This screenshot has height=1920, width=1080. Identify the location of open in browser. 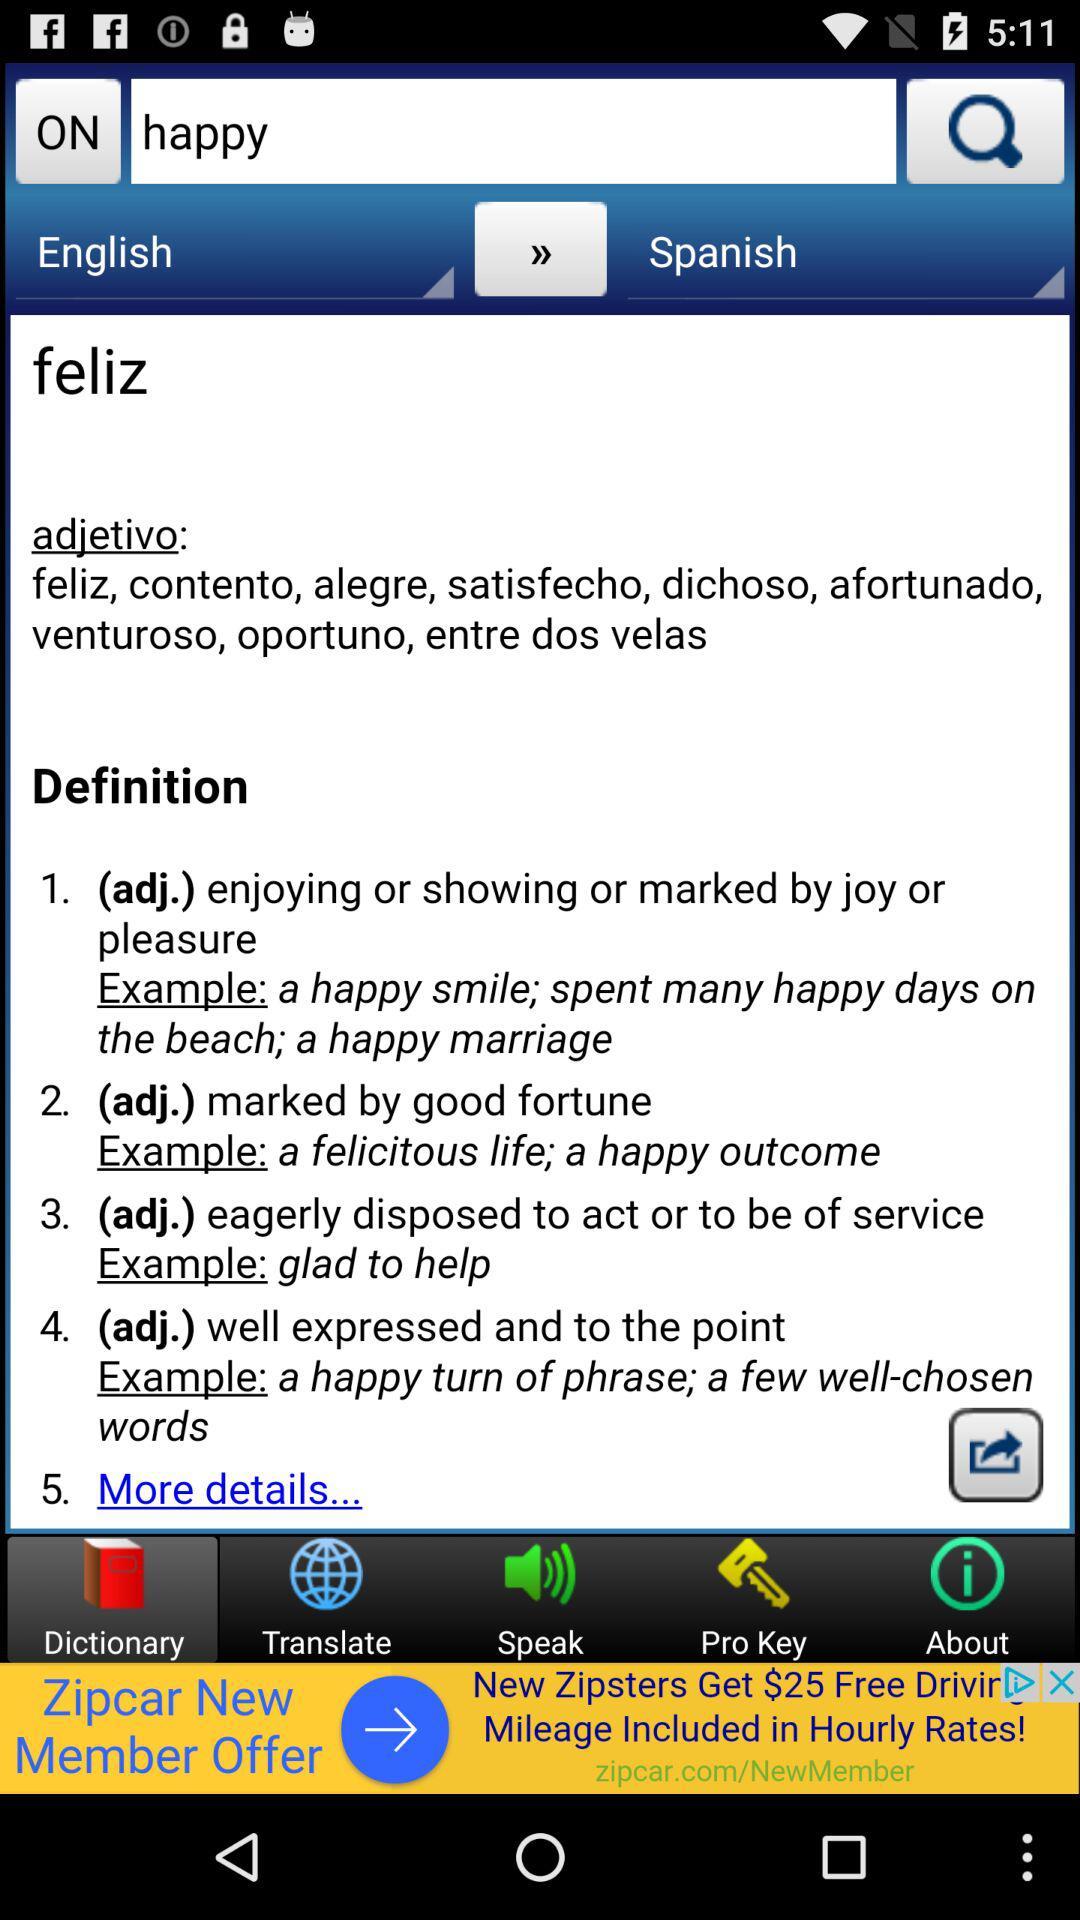
(995, 1454).